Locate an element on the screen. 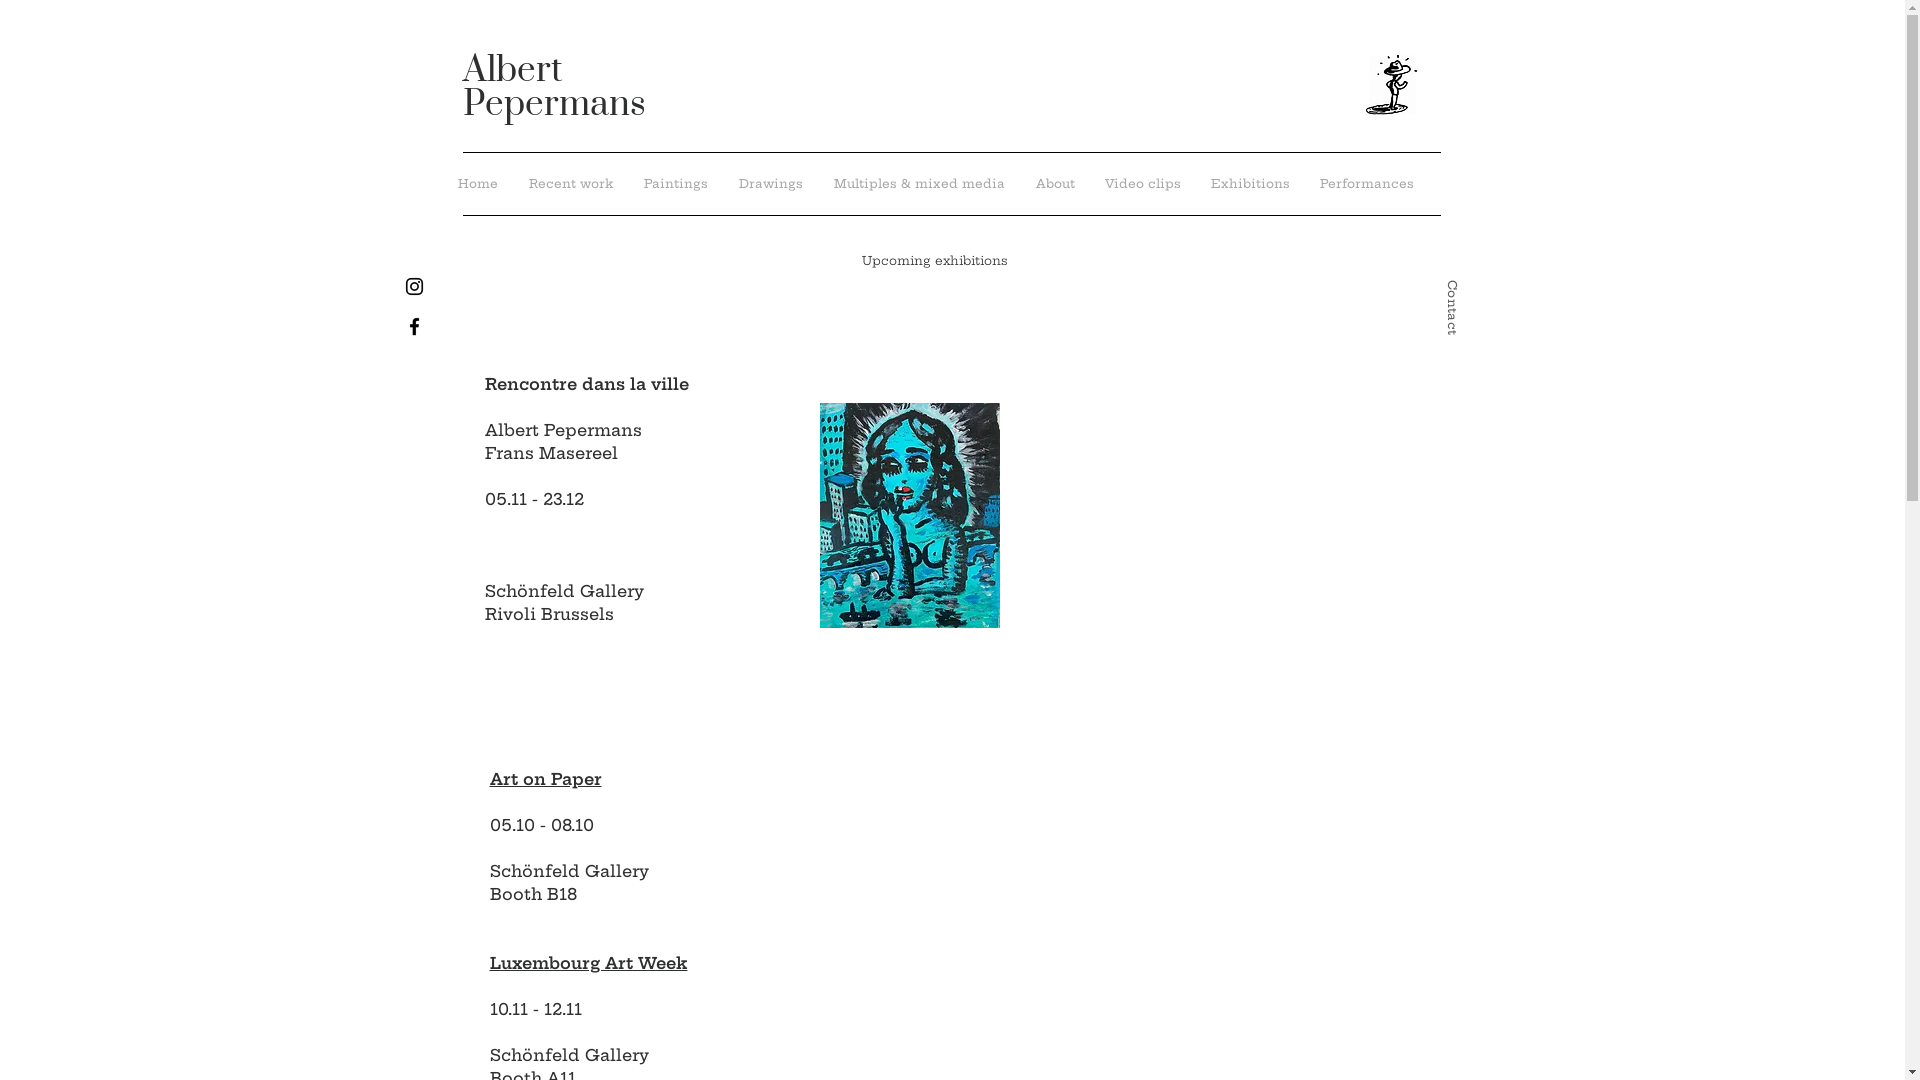 Image resolution: width=1920 pixels, height=1080 pixels. 'Albert Pepermans' is located at coordinates (460, 86).